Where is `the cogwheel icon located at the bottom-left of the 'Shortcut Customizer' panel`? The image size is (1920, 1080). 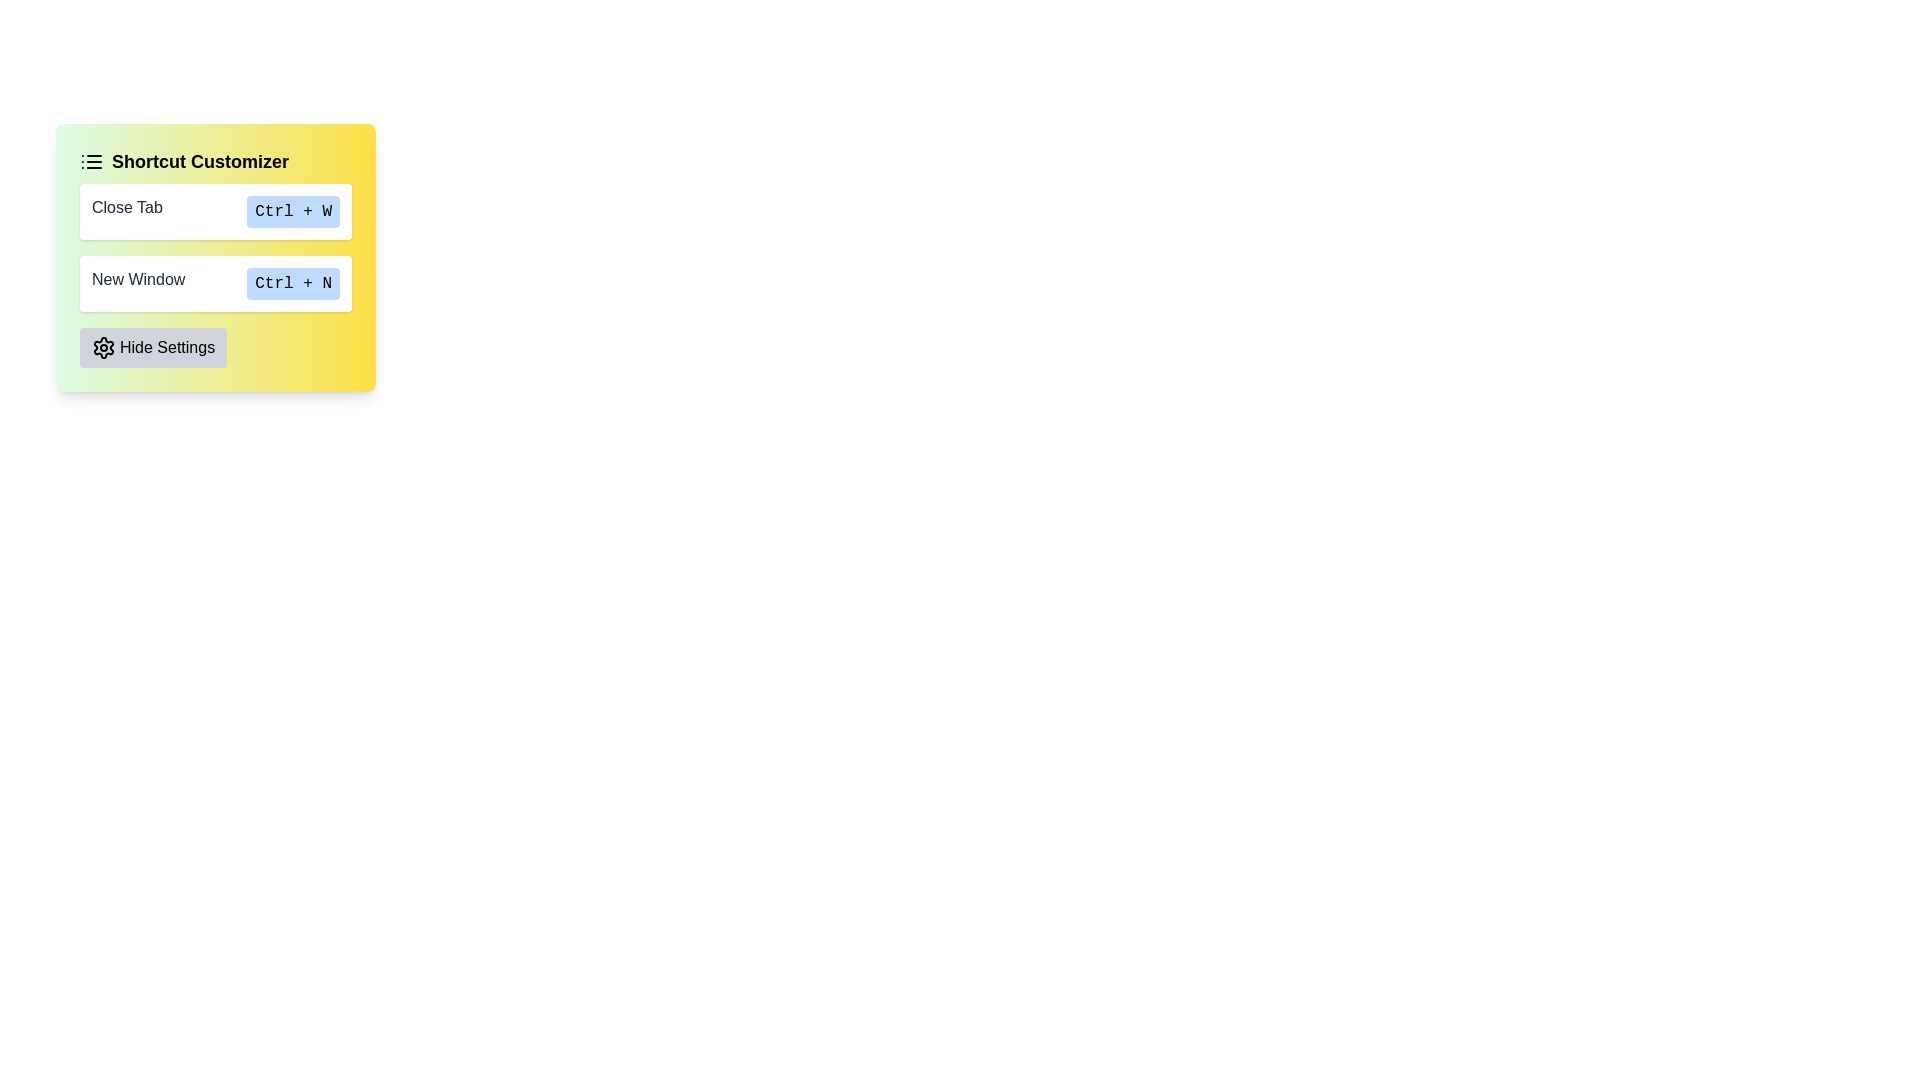 the cogwheel icon located at the bottom-left of the 'Shortcut Customizer' panel is located at coordinates (103, 346).